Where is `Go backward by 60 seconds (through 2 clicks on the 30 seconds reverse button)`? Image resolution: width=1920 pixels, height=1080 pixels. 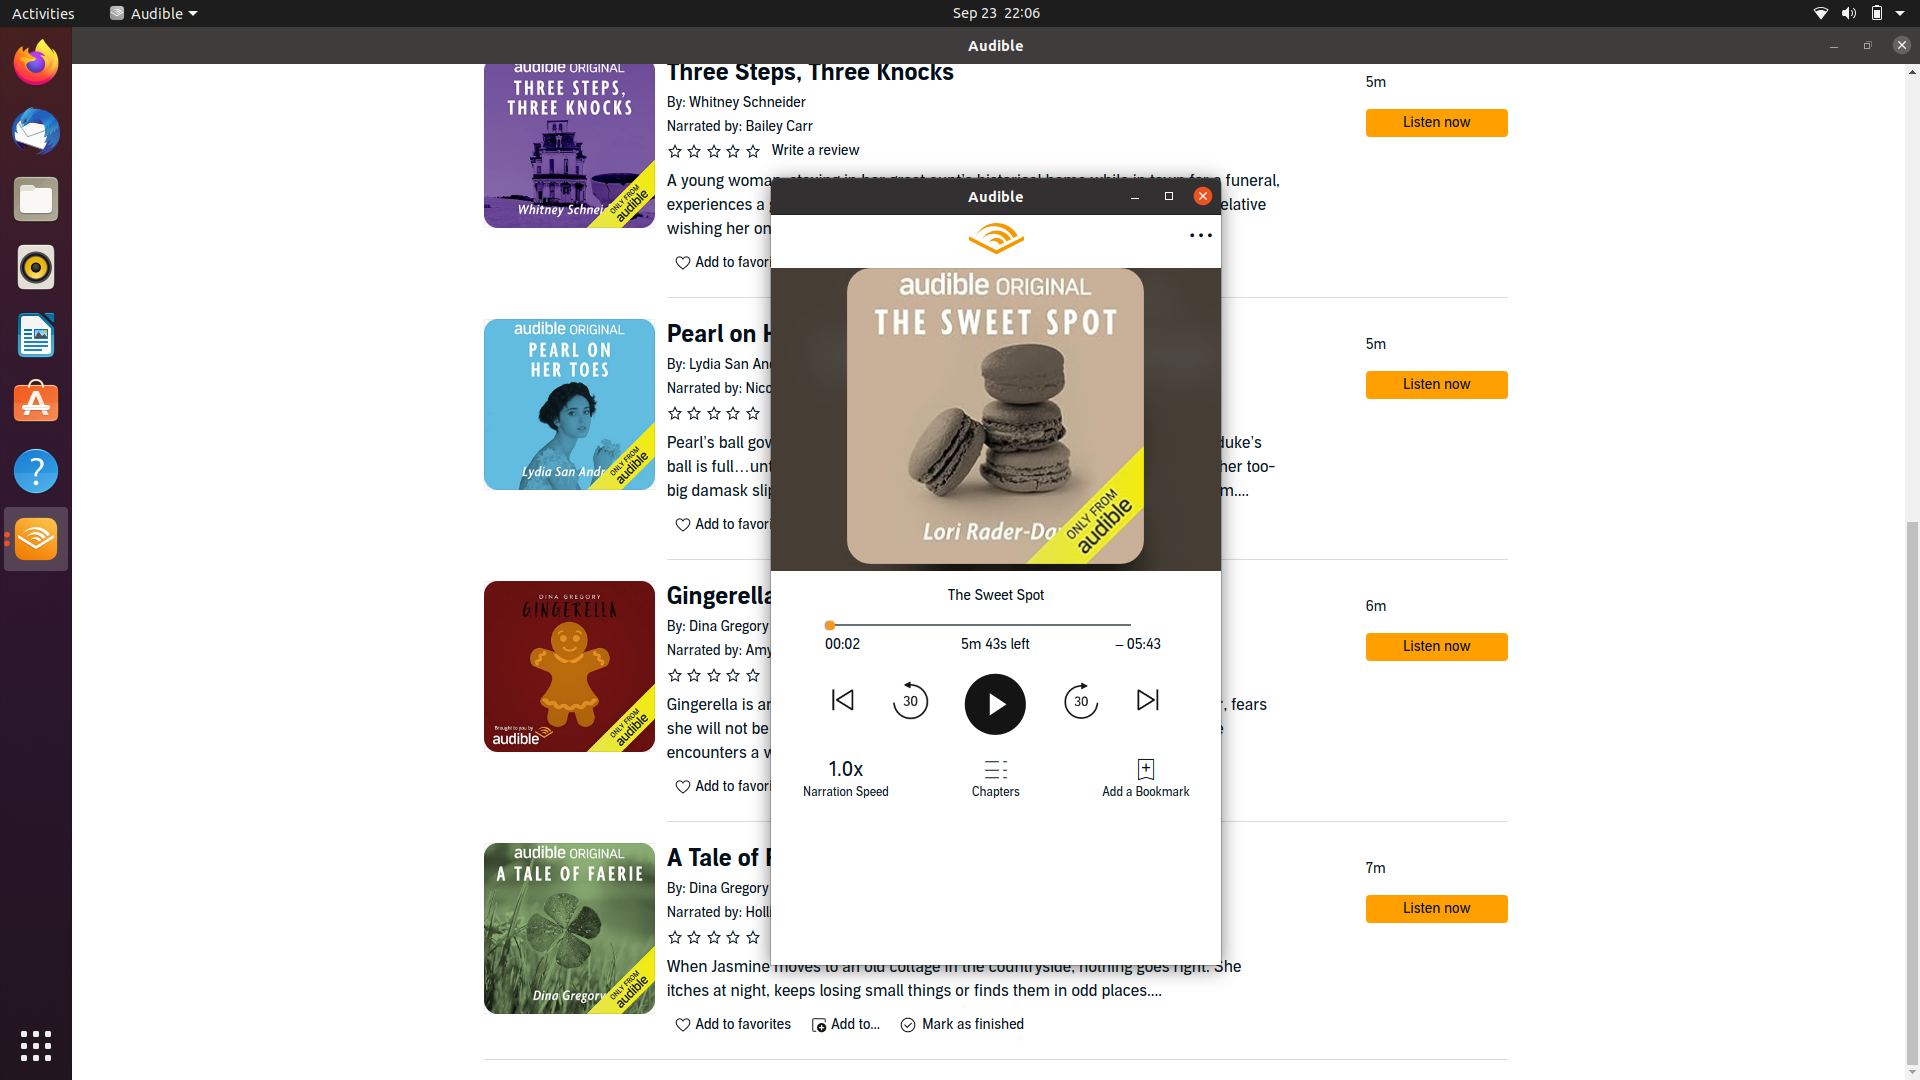 Go backward by 60 seconds (through 2 clicks on the 30 seconds reverse button) is located at coordinates (911, 698).